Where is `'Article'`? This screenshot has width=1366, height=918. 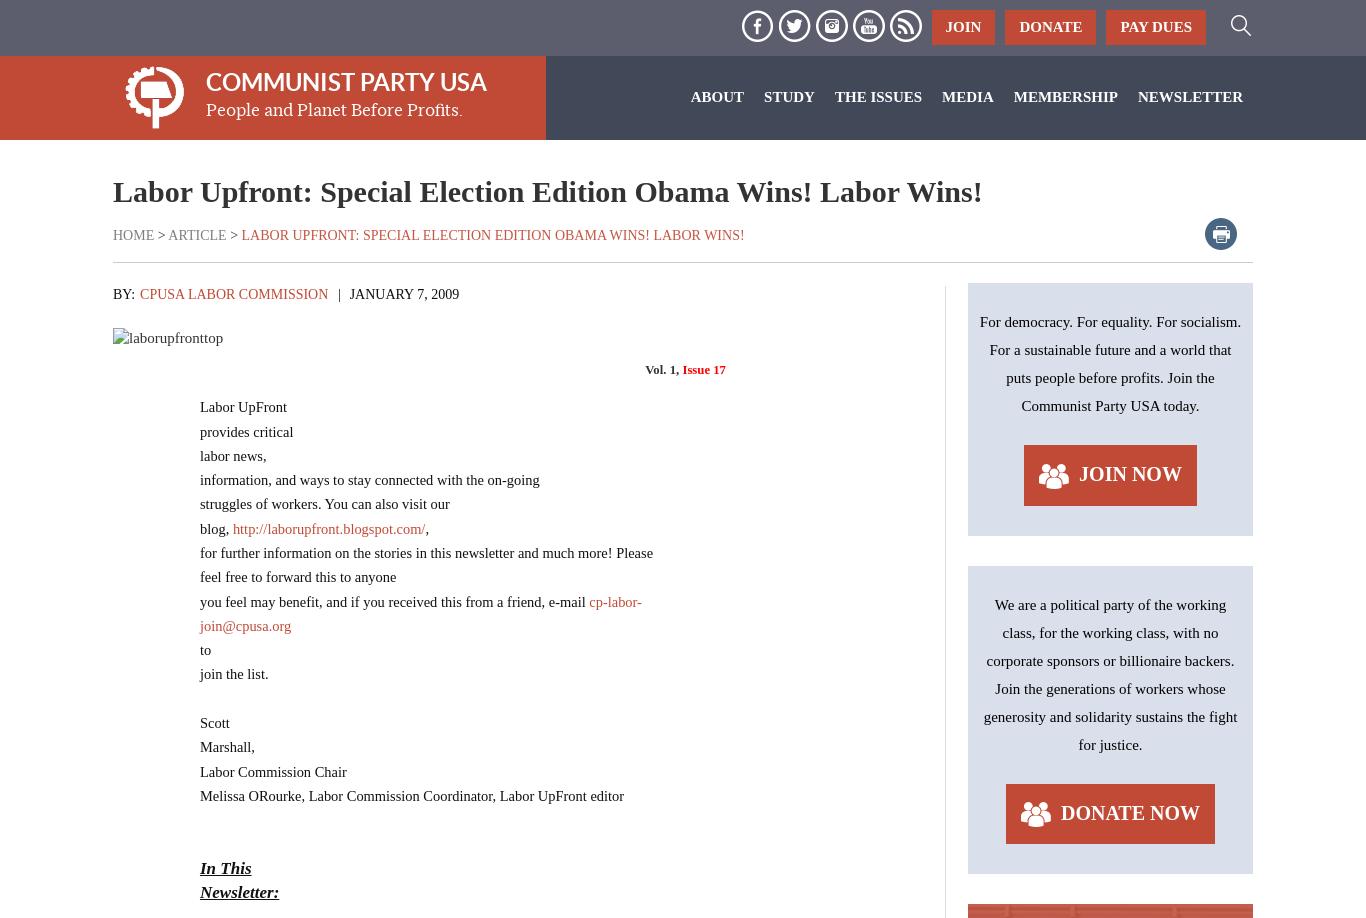 'Article' is located at coordinates (195, 233).